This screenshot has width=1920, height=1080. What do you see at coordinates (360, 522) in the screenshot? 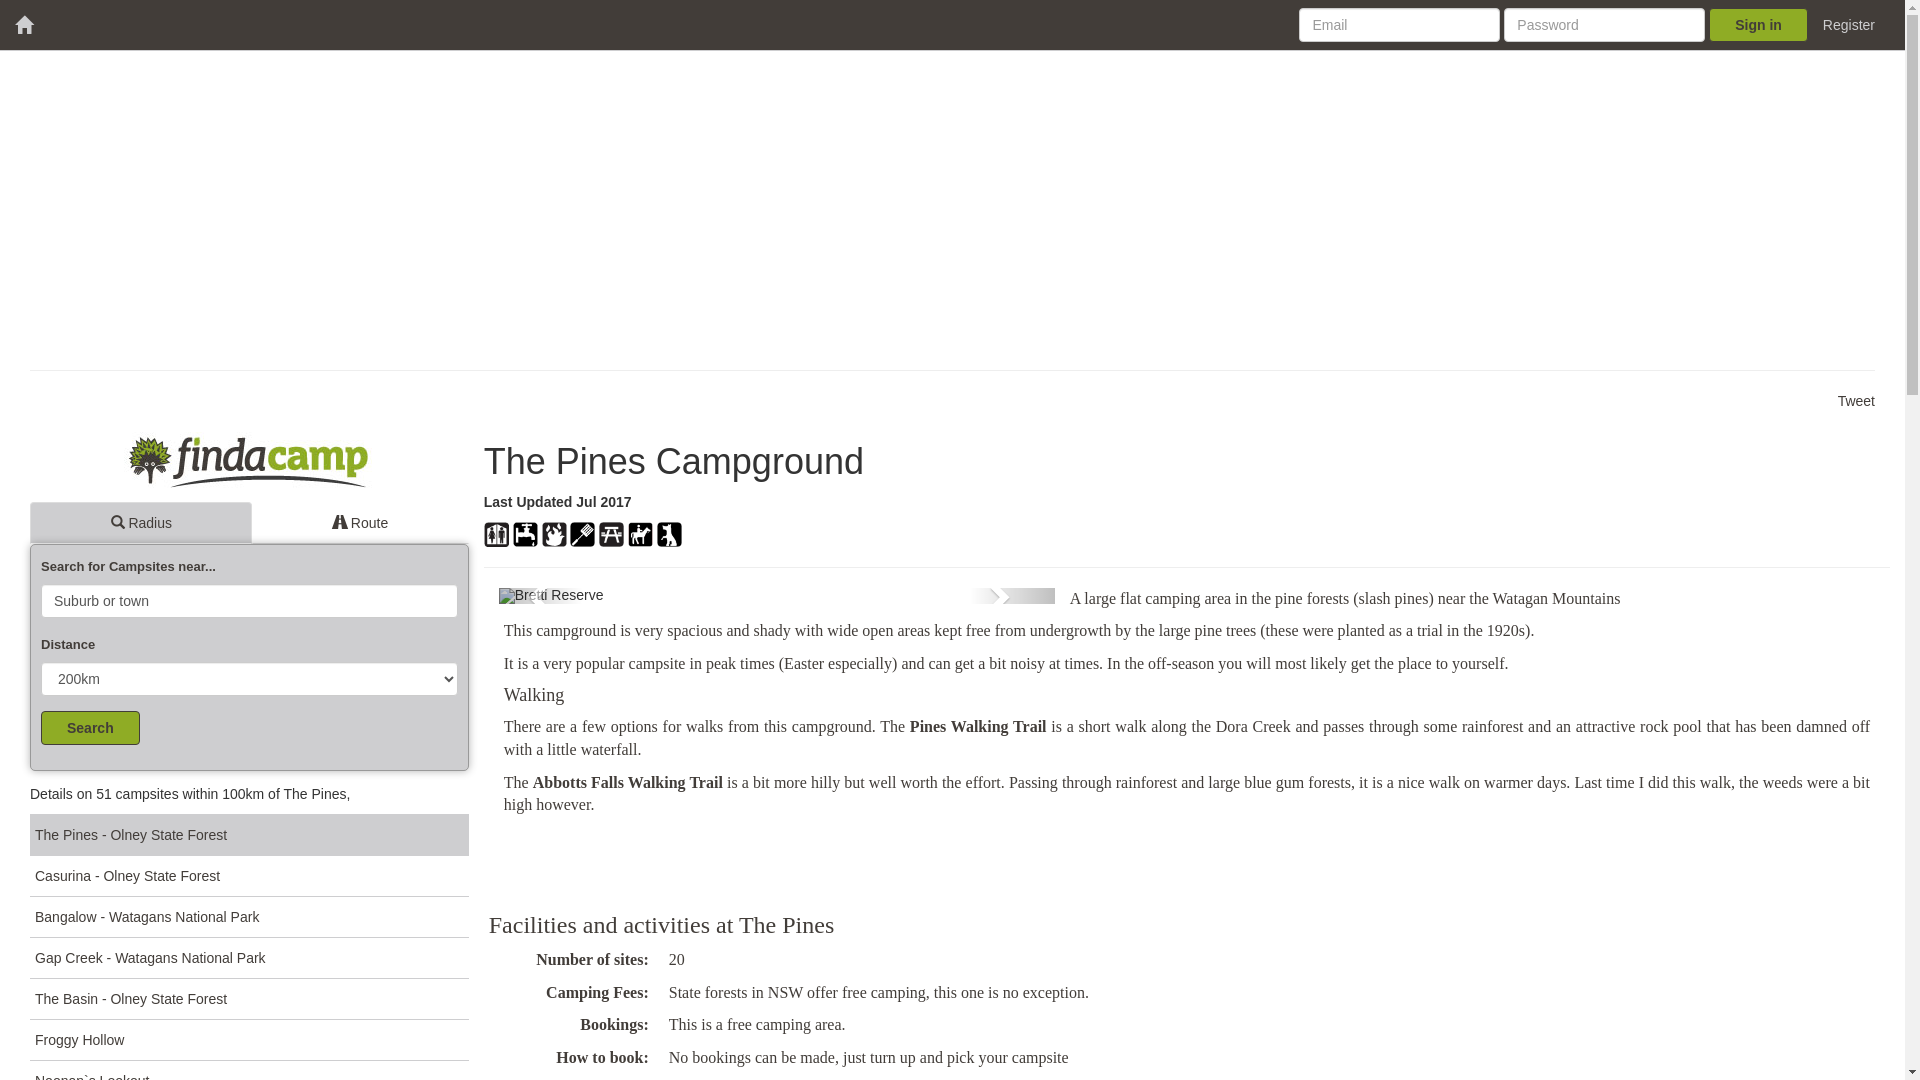
I see `'Route'` at bounding box center [360, 522].